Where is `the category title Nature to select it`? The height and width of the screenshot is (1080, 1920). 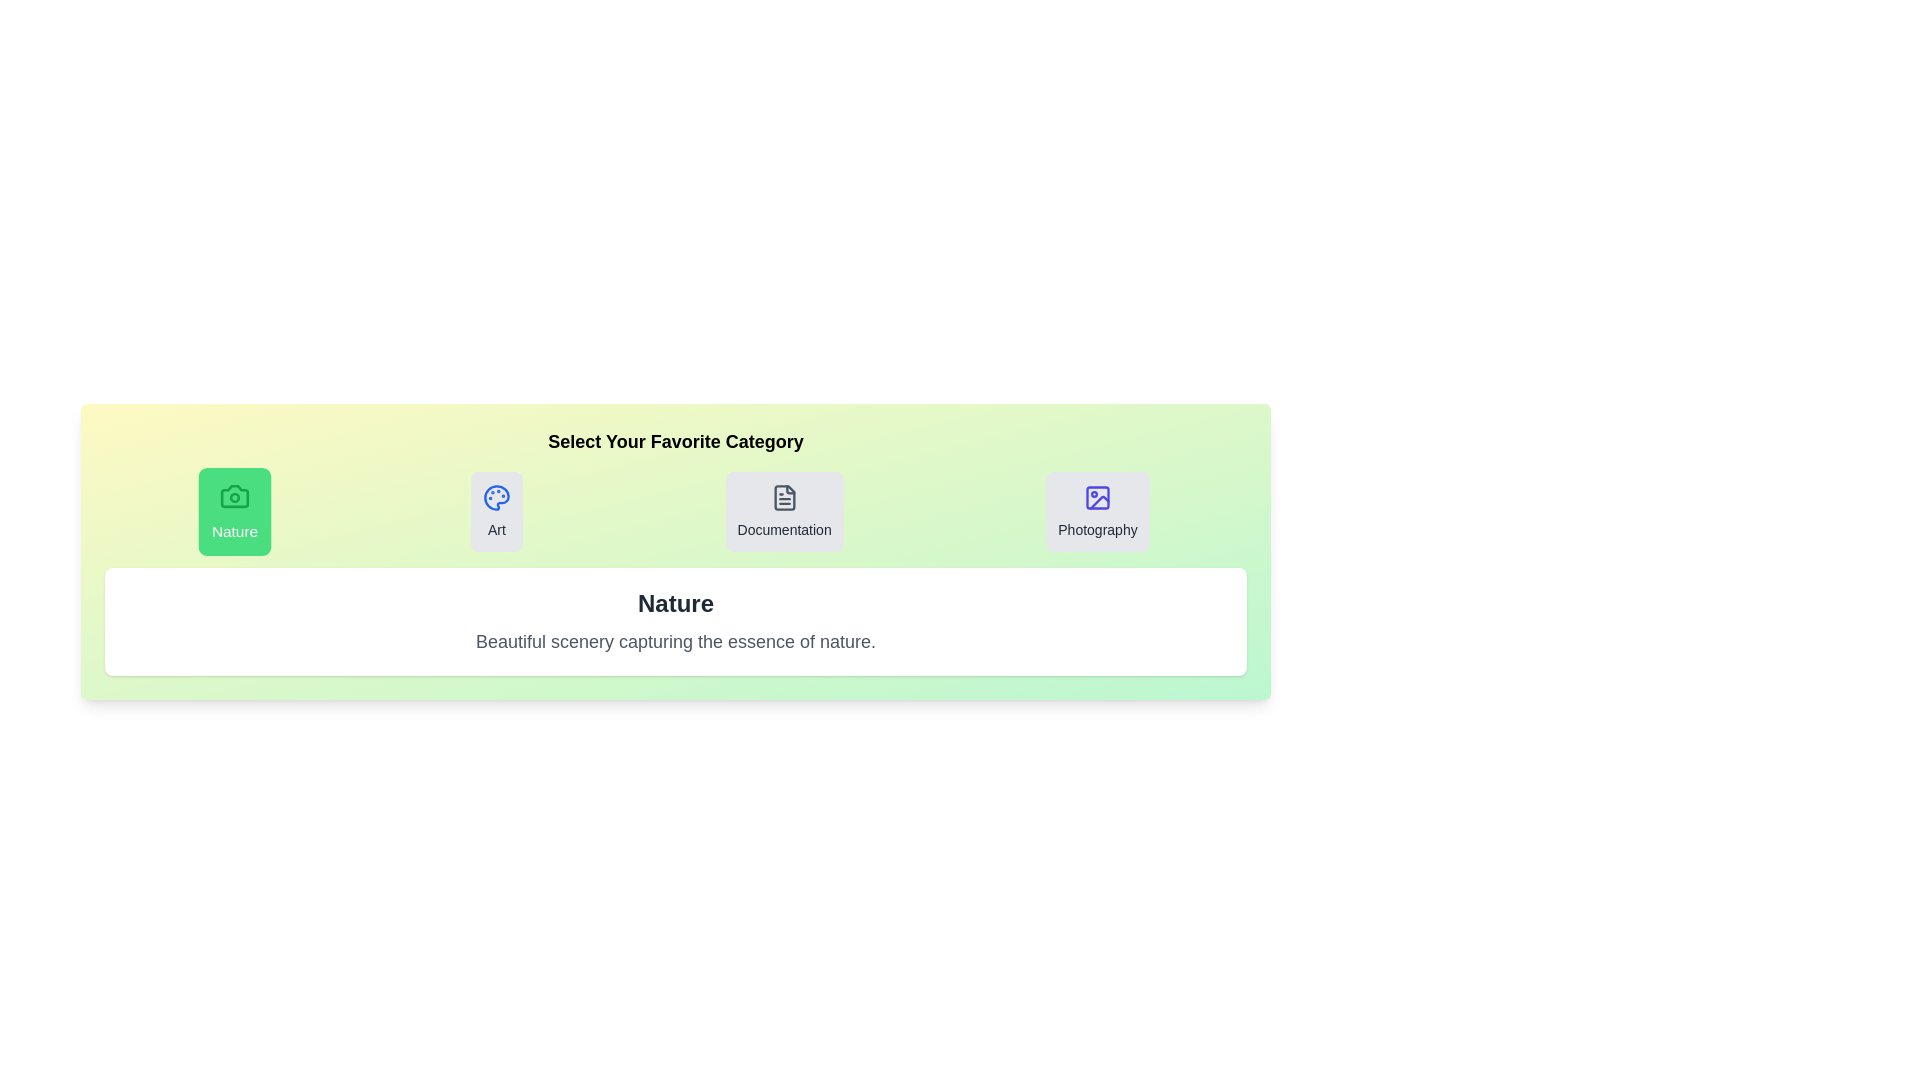
the category title Nature to select it is located at coordinates (235, 511).